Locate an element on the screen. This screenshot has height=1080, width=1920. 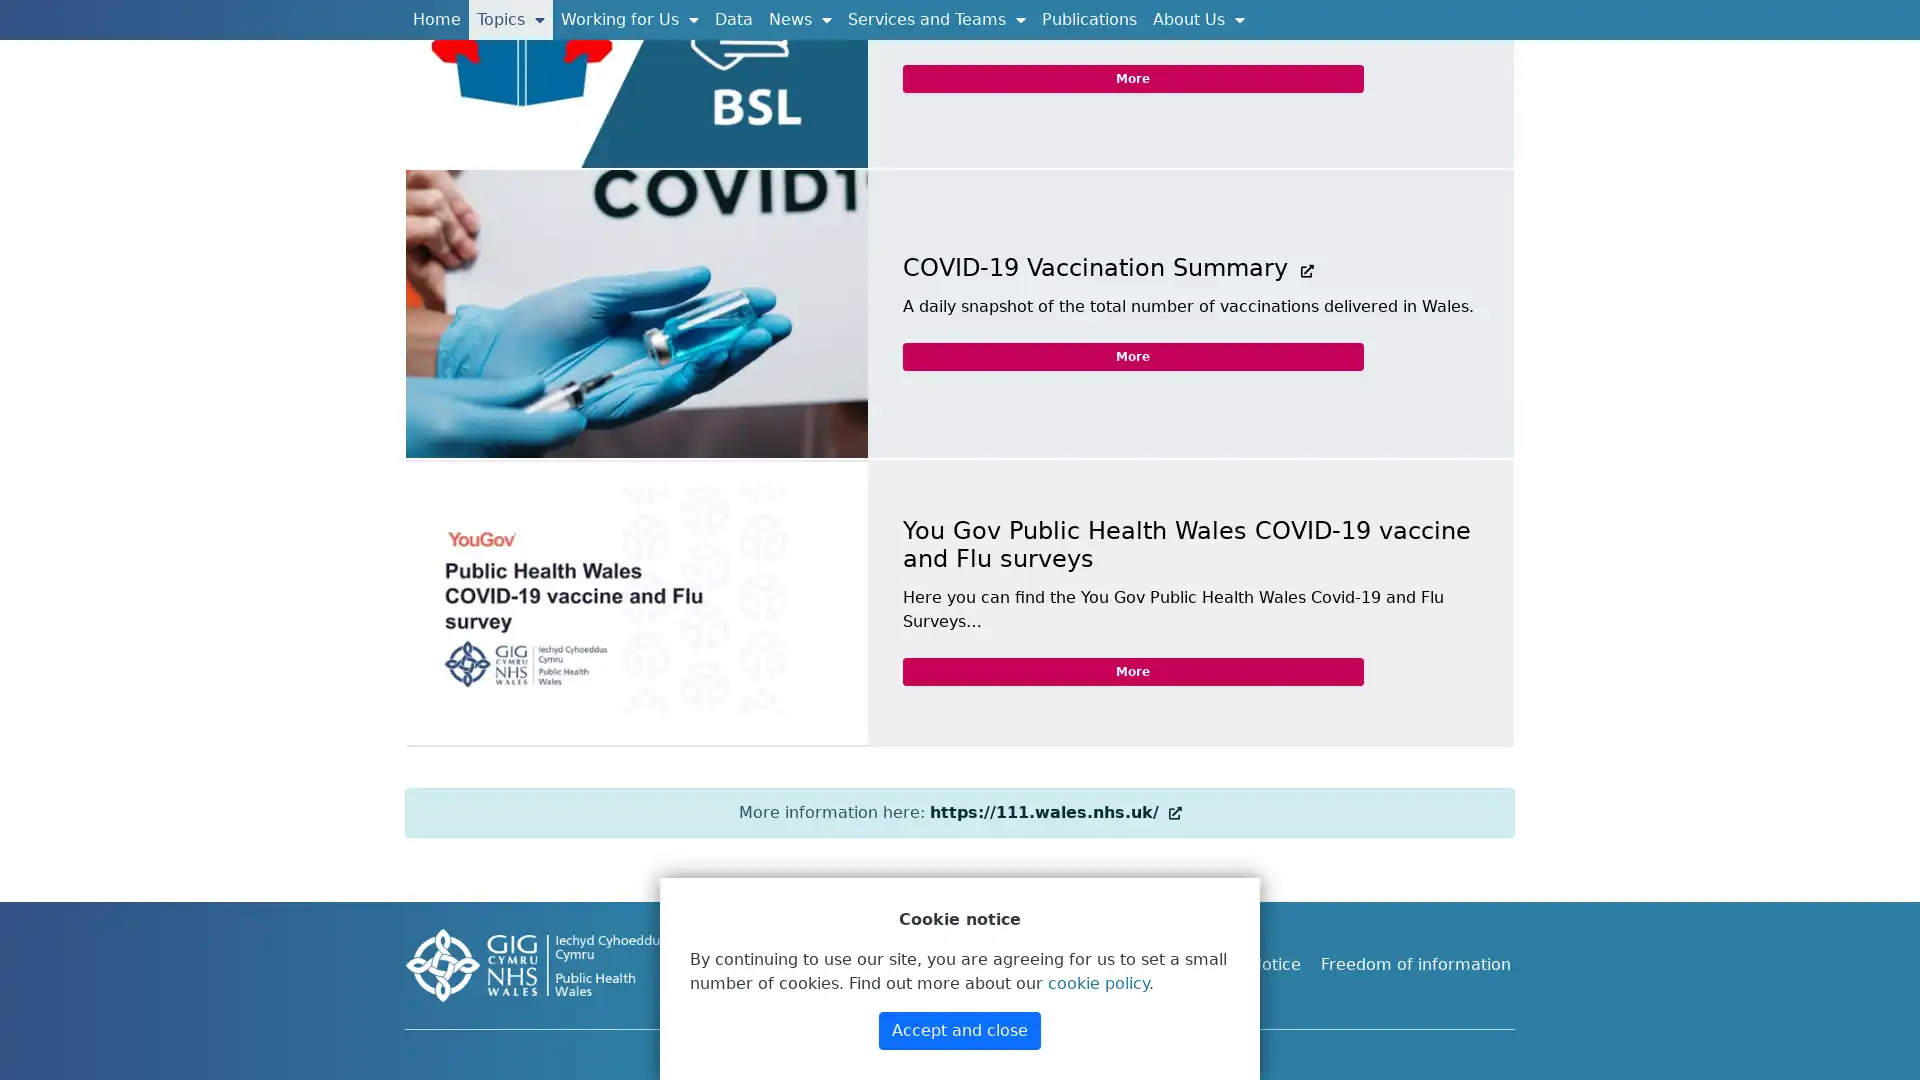
Accept and close is located at coordinates (960, 1030).